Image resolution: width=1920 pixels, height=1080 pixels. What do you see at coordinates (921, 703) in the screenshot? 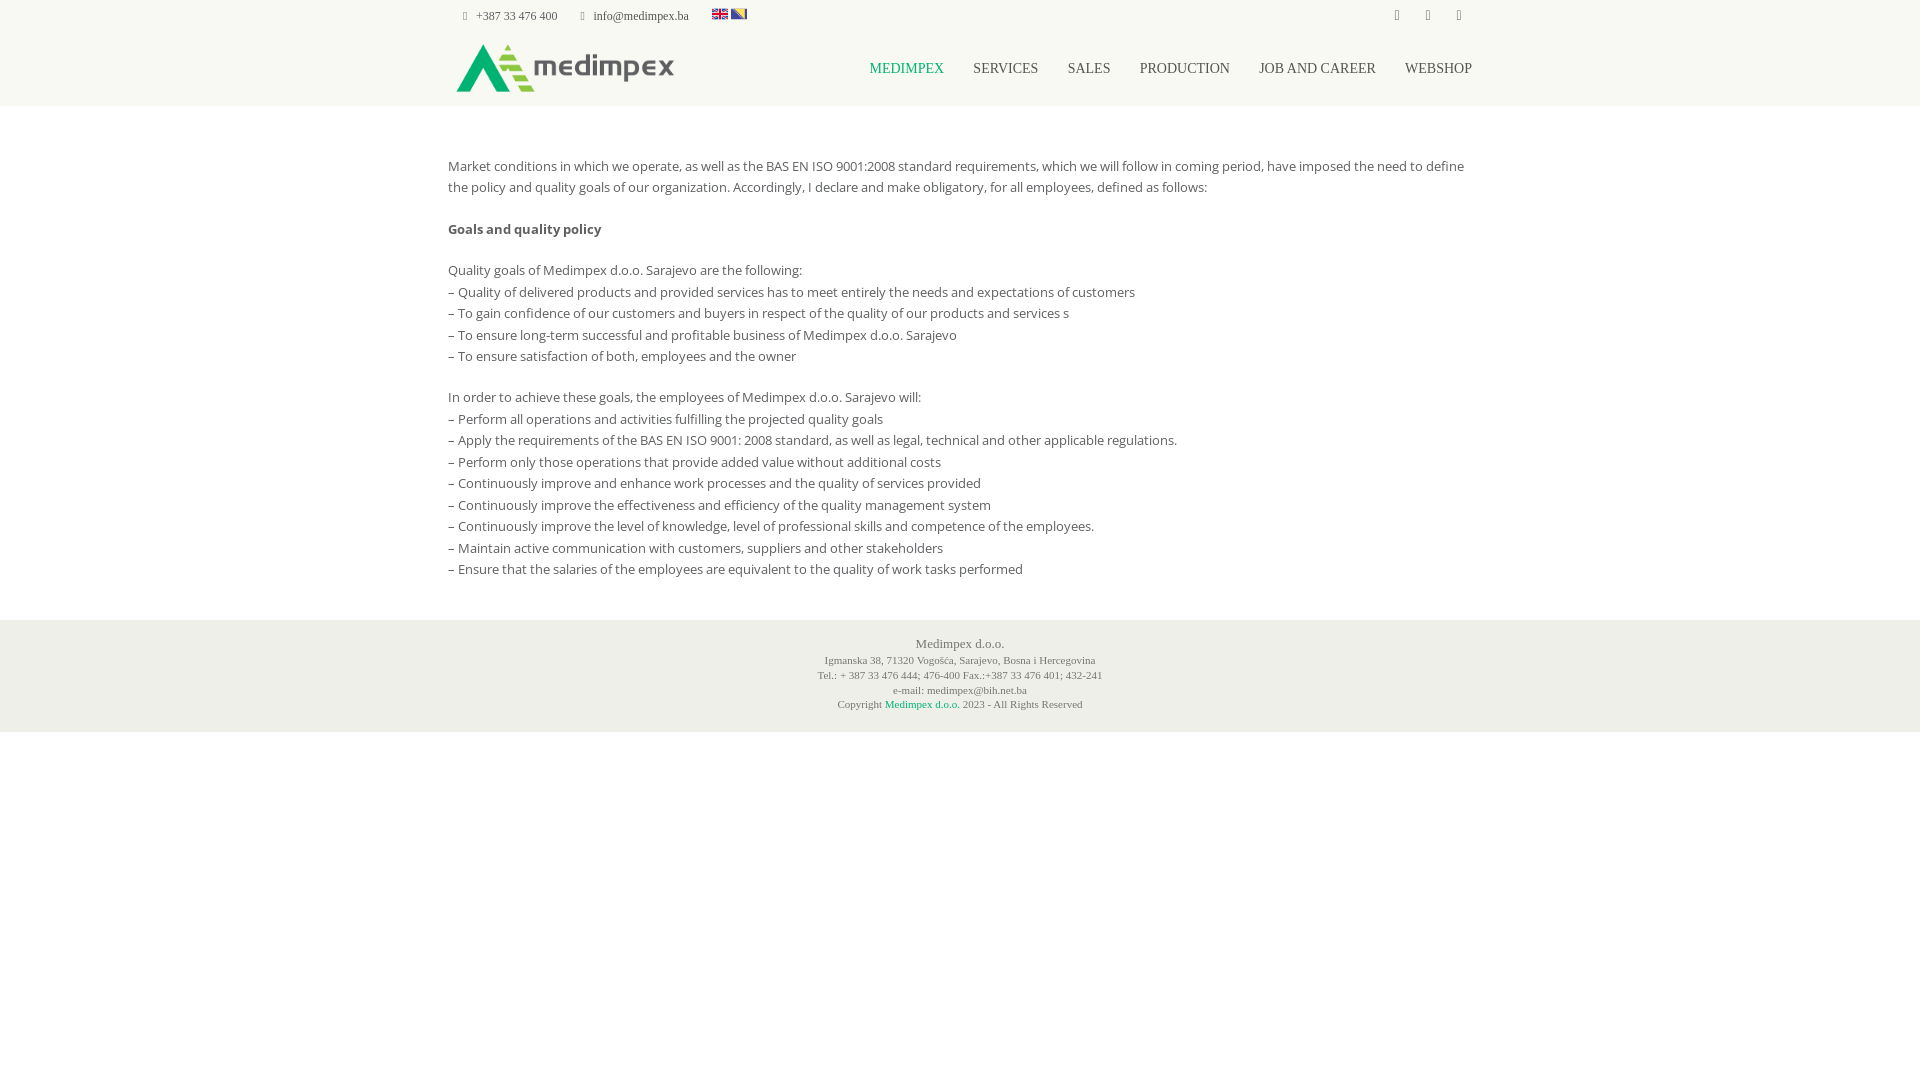
I see `'Medimpex d.o.o.'` at bounding box center [921, 703].